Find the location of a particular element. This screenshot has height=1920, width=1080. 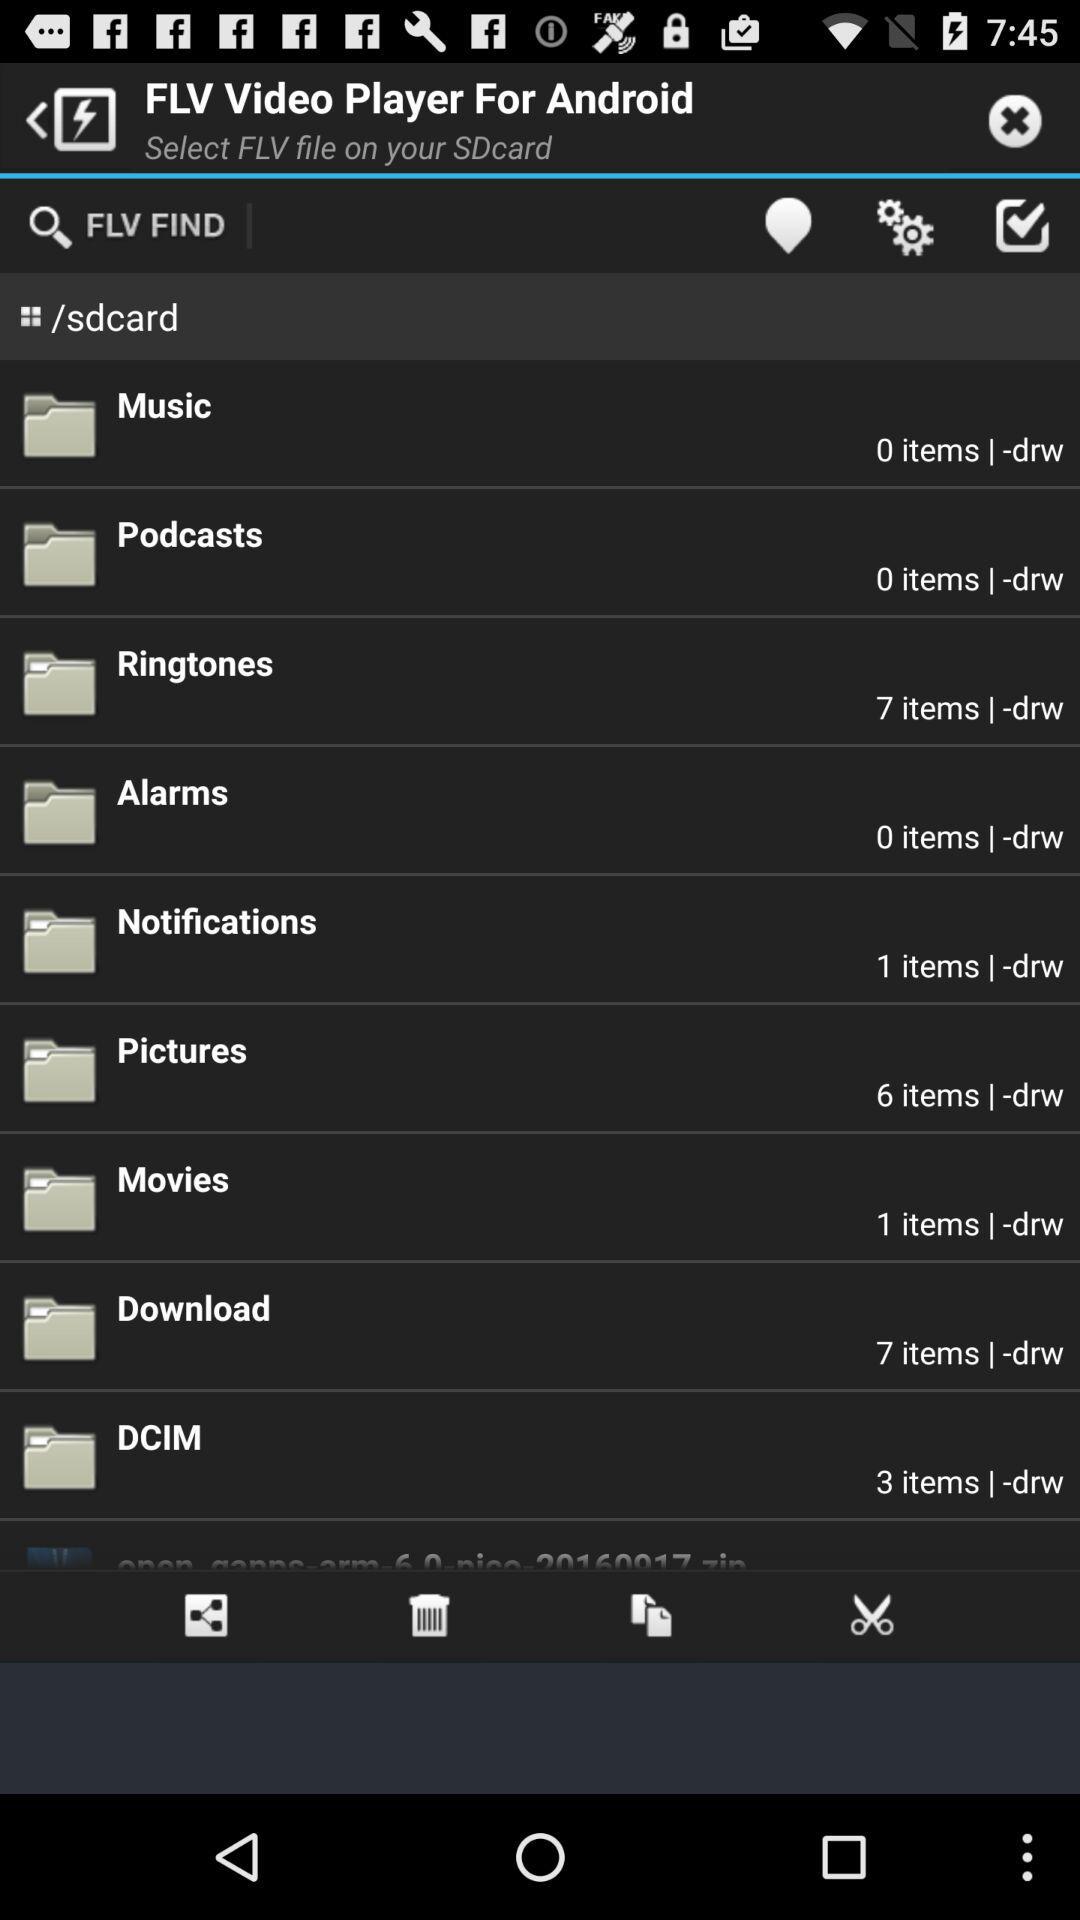

the alarms app is located at coordinates (589, 790).